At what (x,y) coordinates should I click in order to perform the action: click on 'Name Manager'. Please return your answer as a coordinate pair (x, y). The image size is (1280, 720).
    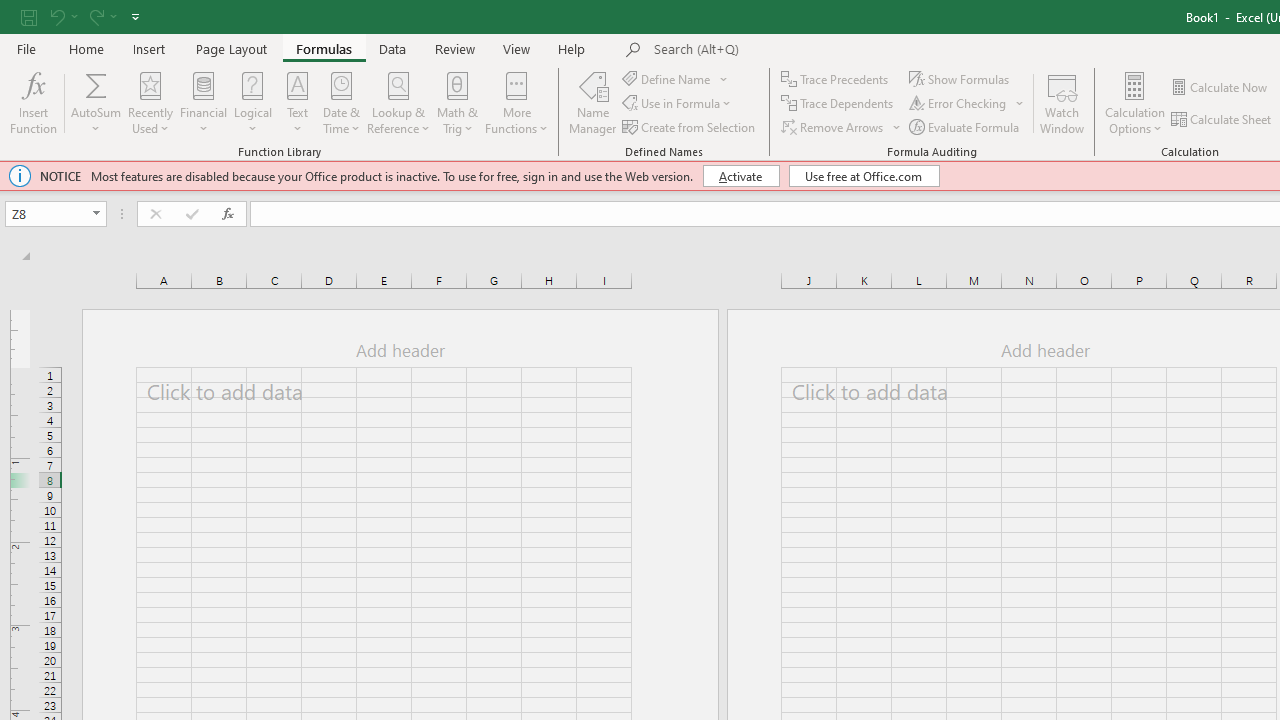
    Looking at the image, I should click on (592, 103).